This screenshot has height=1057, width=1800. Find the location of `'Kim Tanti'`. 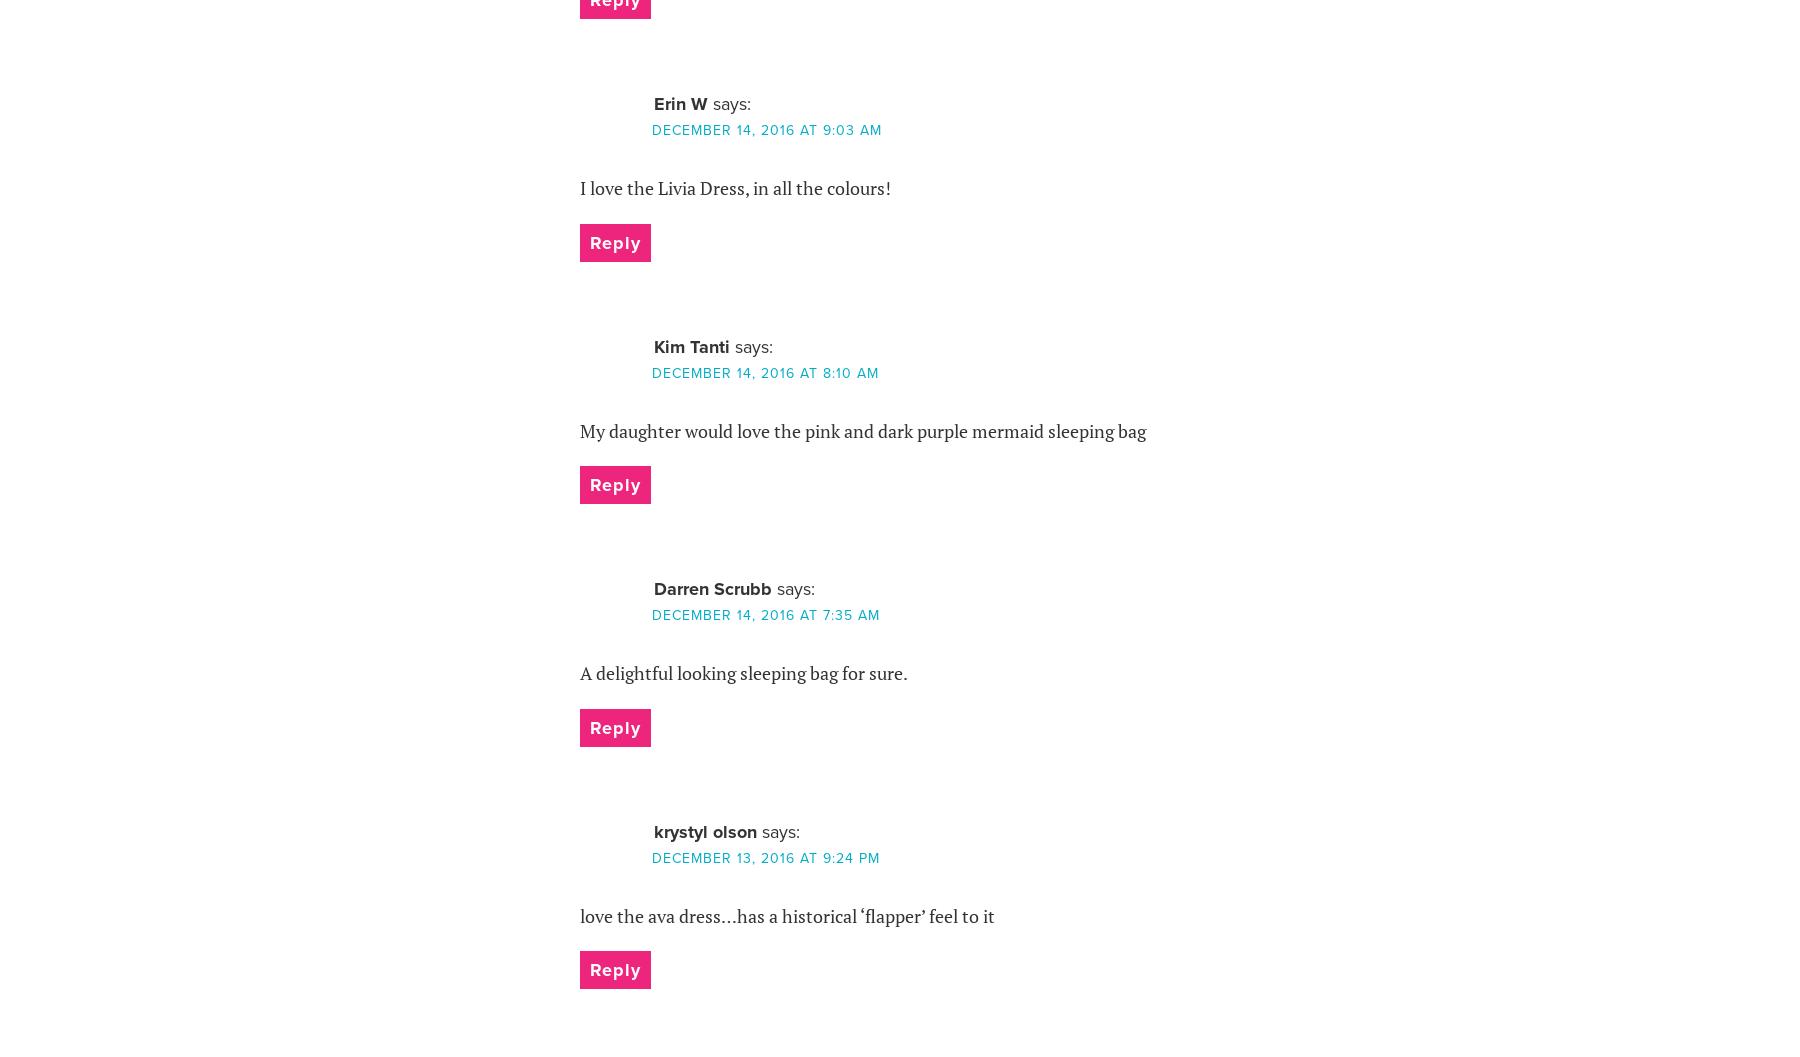

'Kim Tanti' is located at coordinates (690, 345).